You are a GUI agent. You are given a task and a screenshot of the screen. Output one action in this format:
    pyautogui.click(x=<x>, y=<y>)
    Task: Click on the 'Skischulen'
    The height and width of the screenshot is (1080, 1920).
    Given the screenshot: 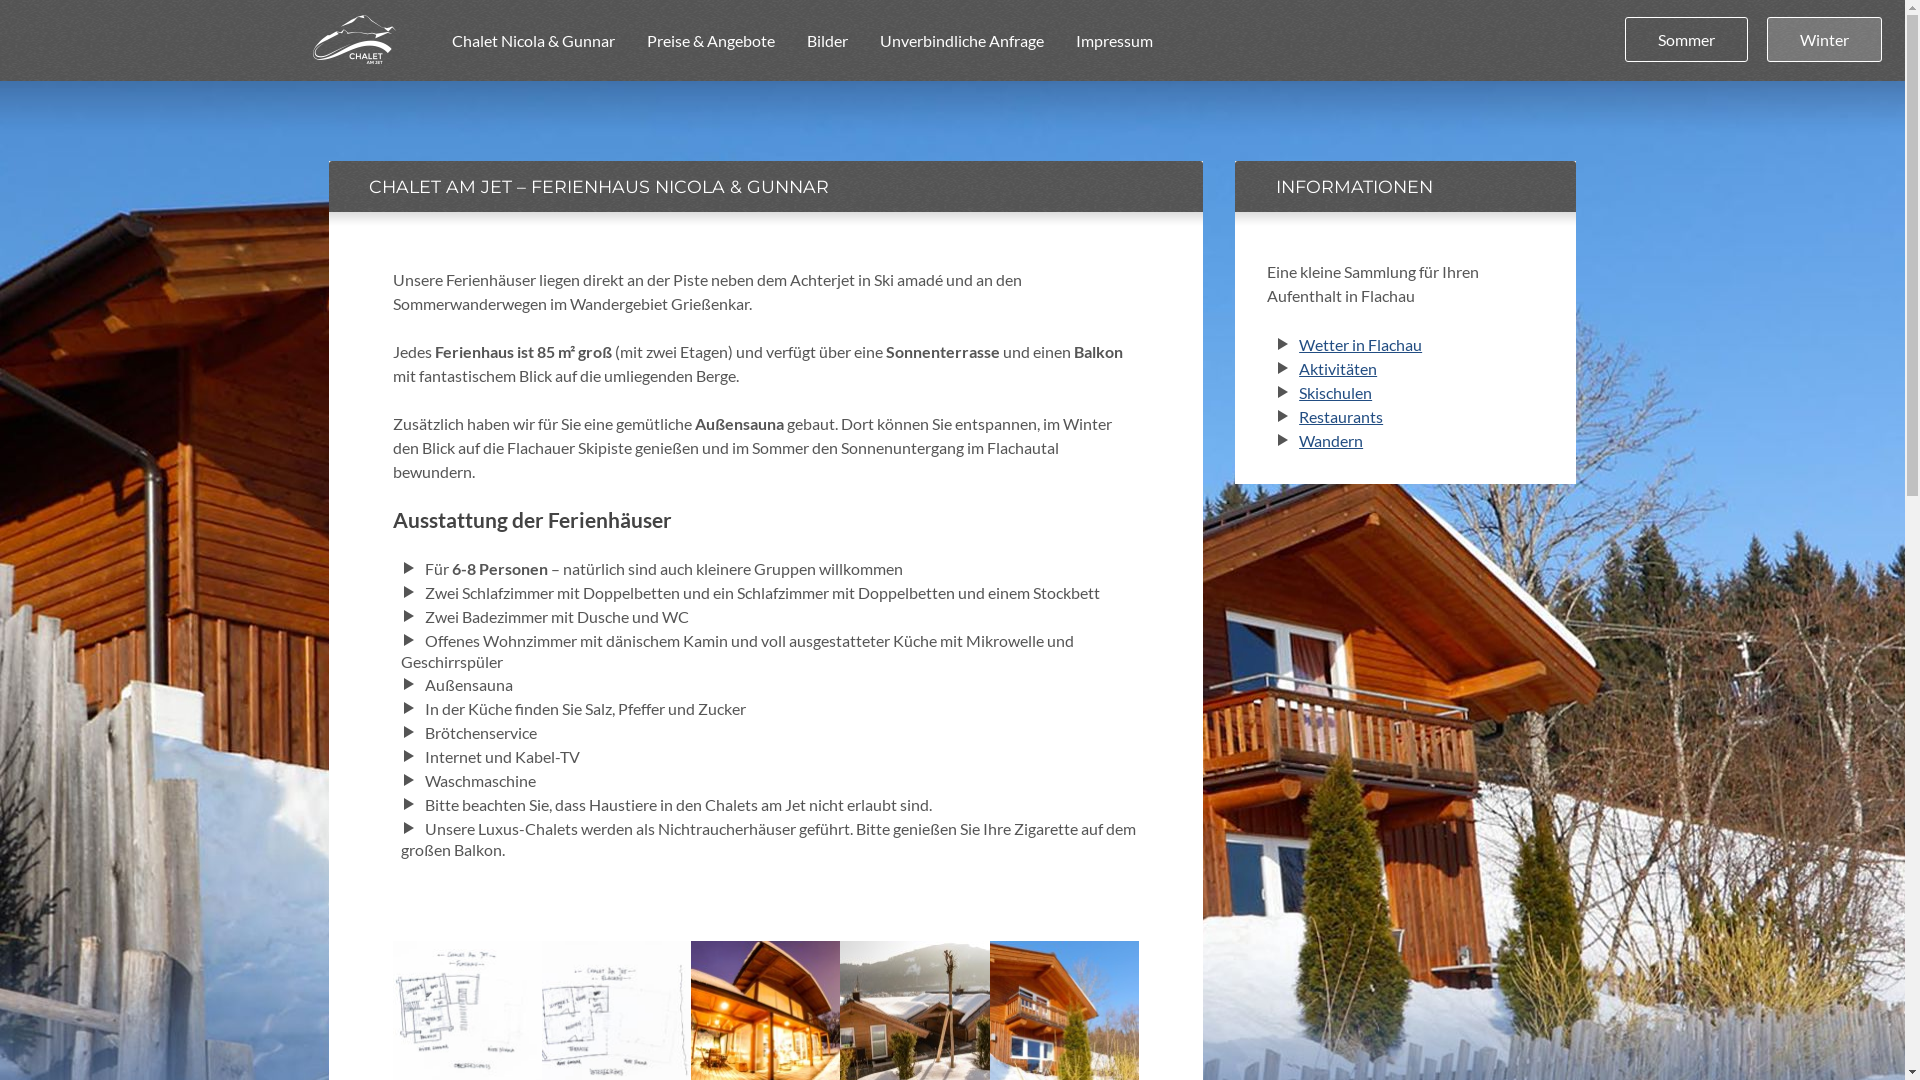 What is the action you would take?
    pyautogui.click(x=1335, y=392)
    